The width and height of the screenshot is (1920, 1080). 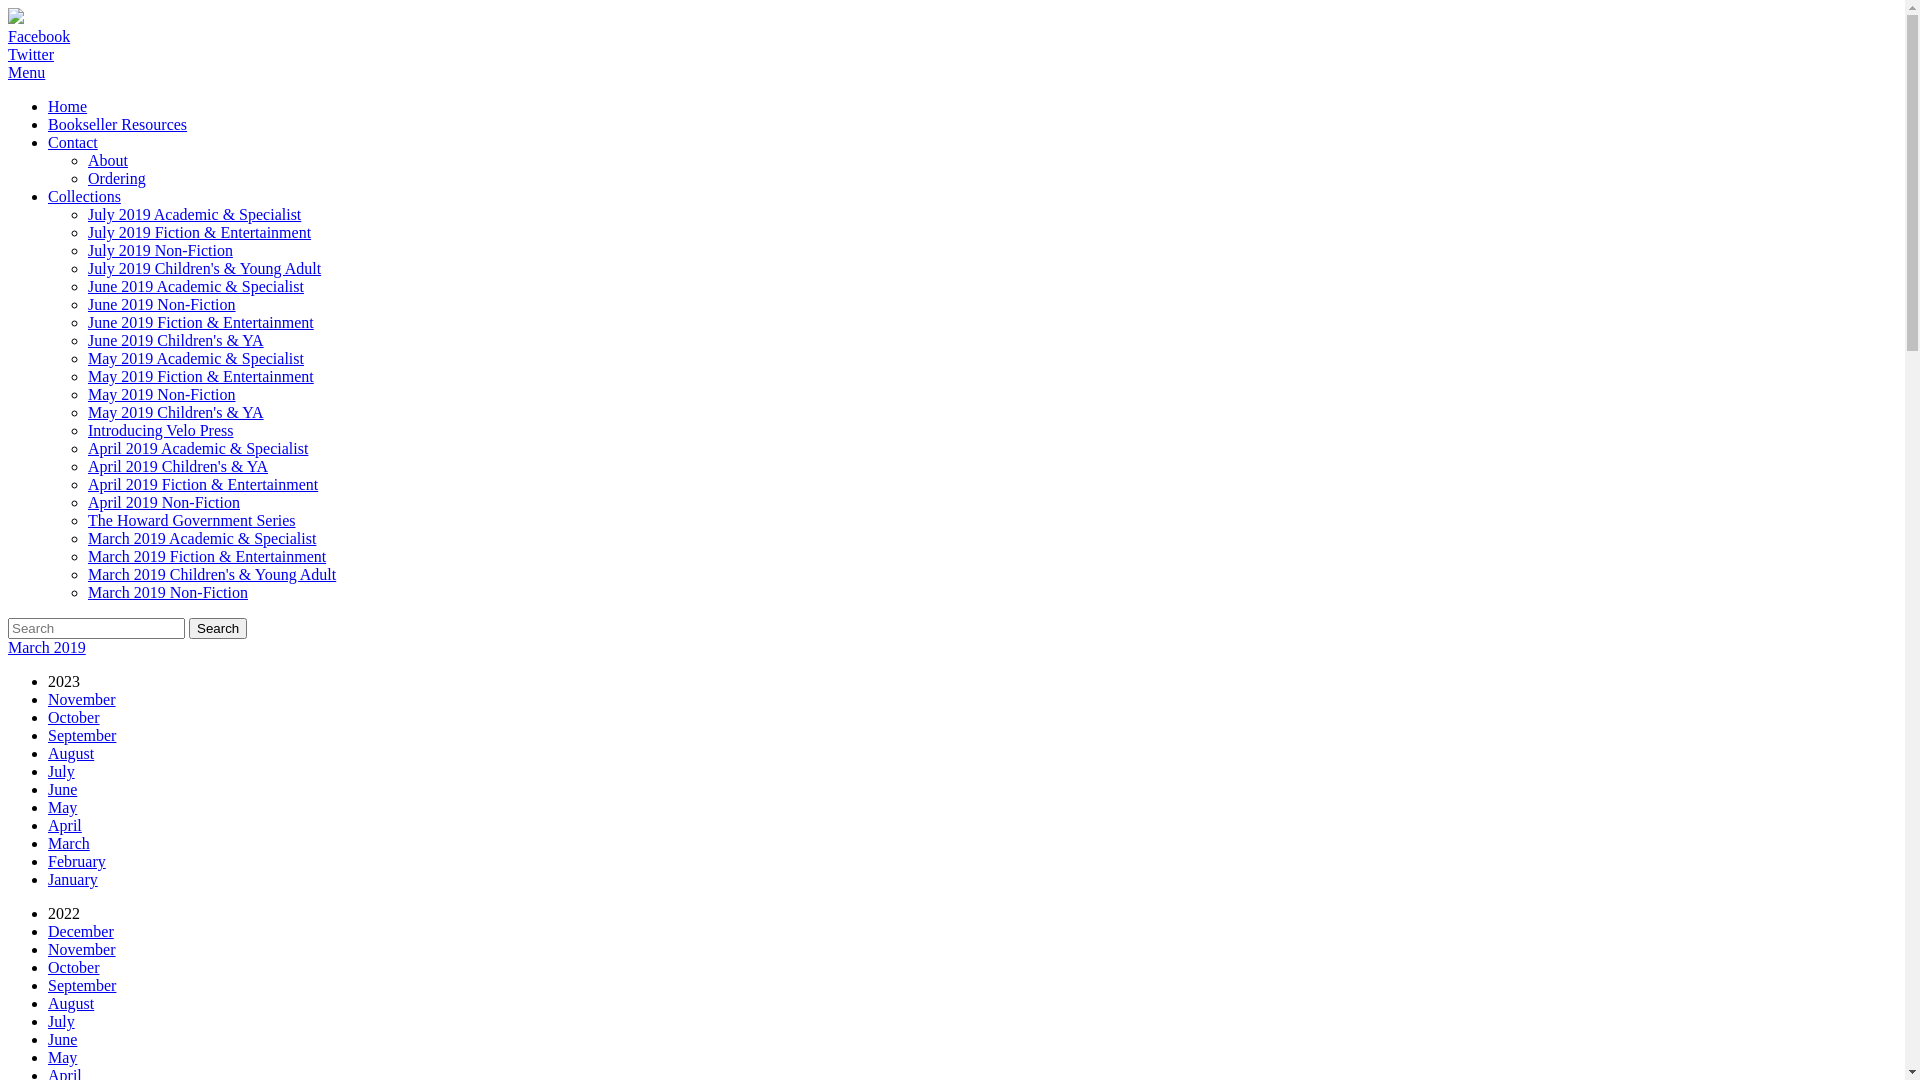 I want to click on 'March', so click(x=68, y=843).